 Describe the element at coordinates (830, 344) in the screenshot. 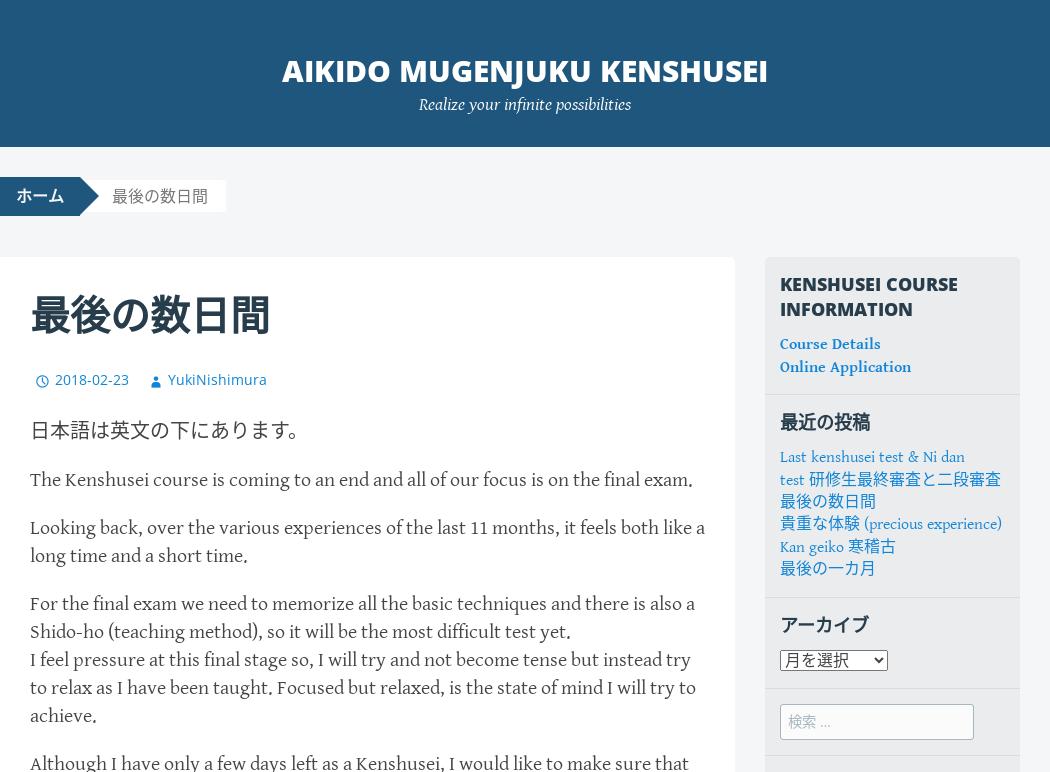

I see `'Course Details'` at that location.